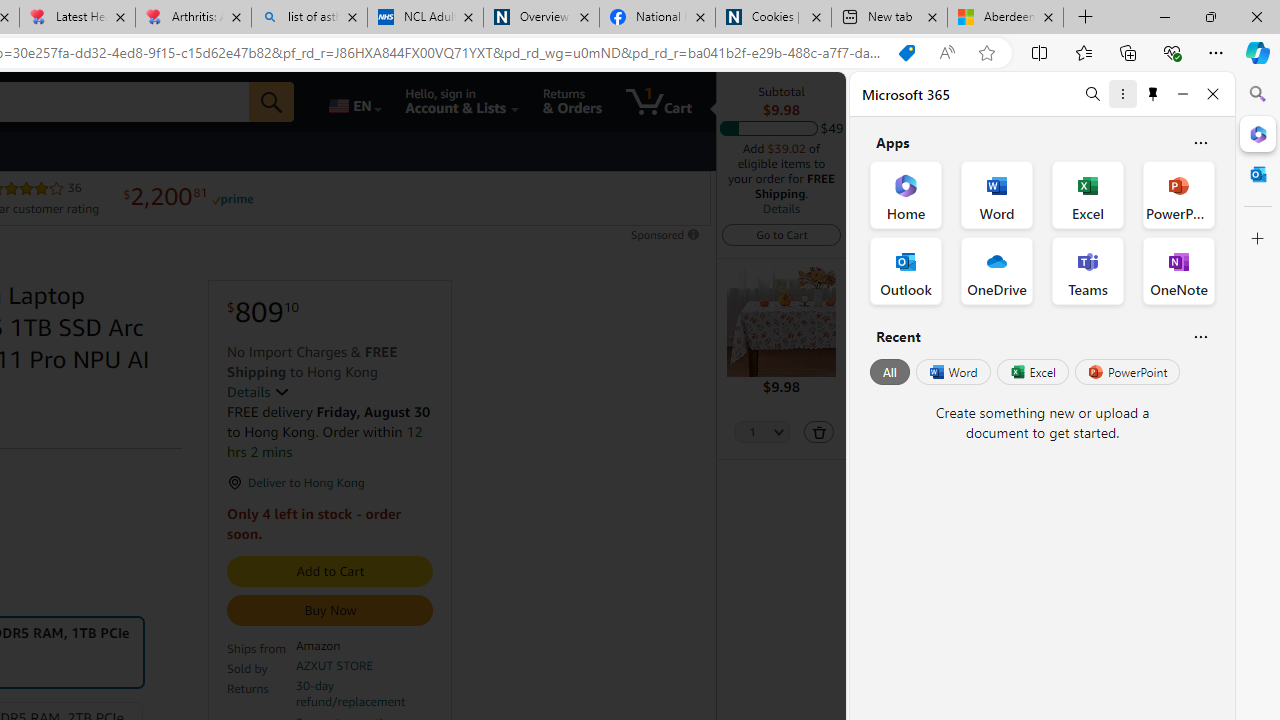  Describe the element at coordinates (1153, 93) in the screenshot. I see `'Unpin side pane'` at that location.